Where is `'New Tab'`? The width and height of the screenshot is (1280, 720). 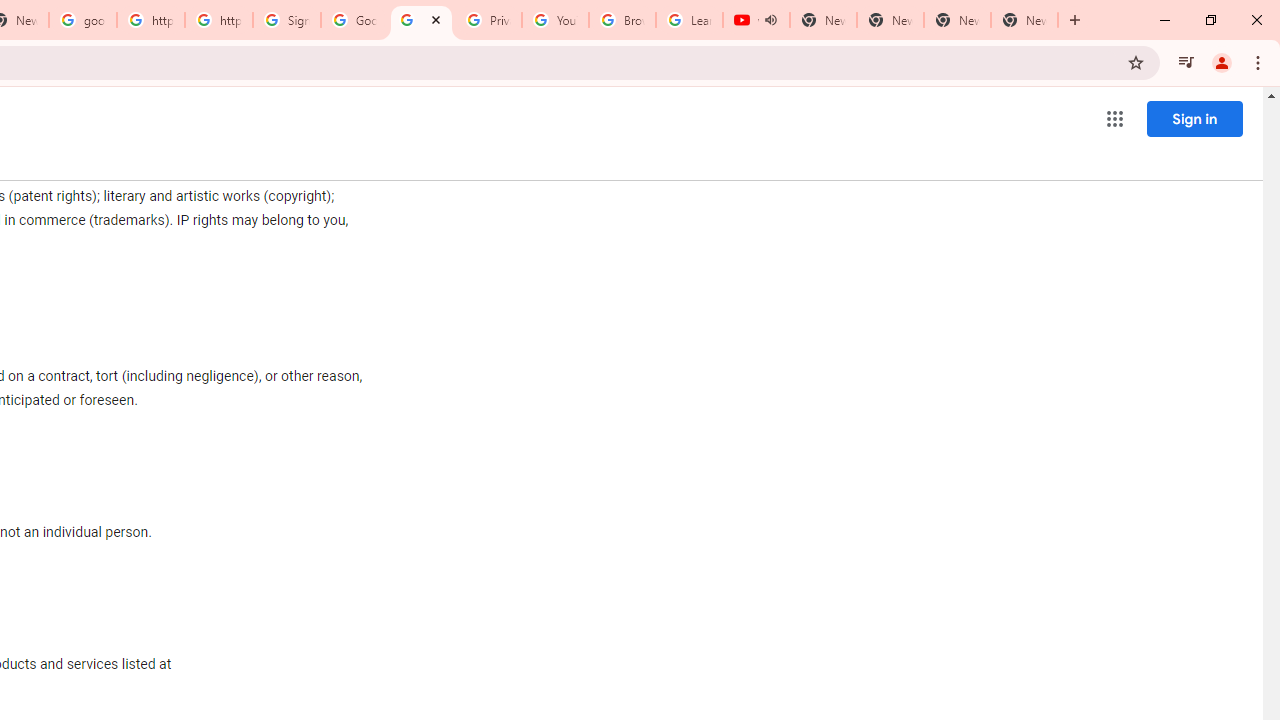 'New Tab' is located at coordinates (1024, 20).